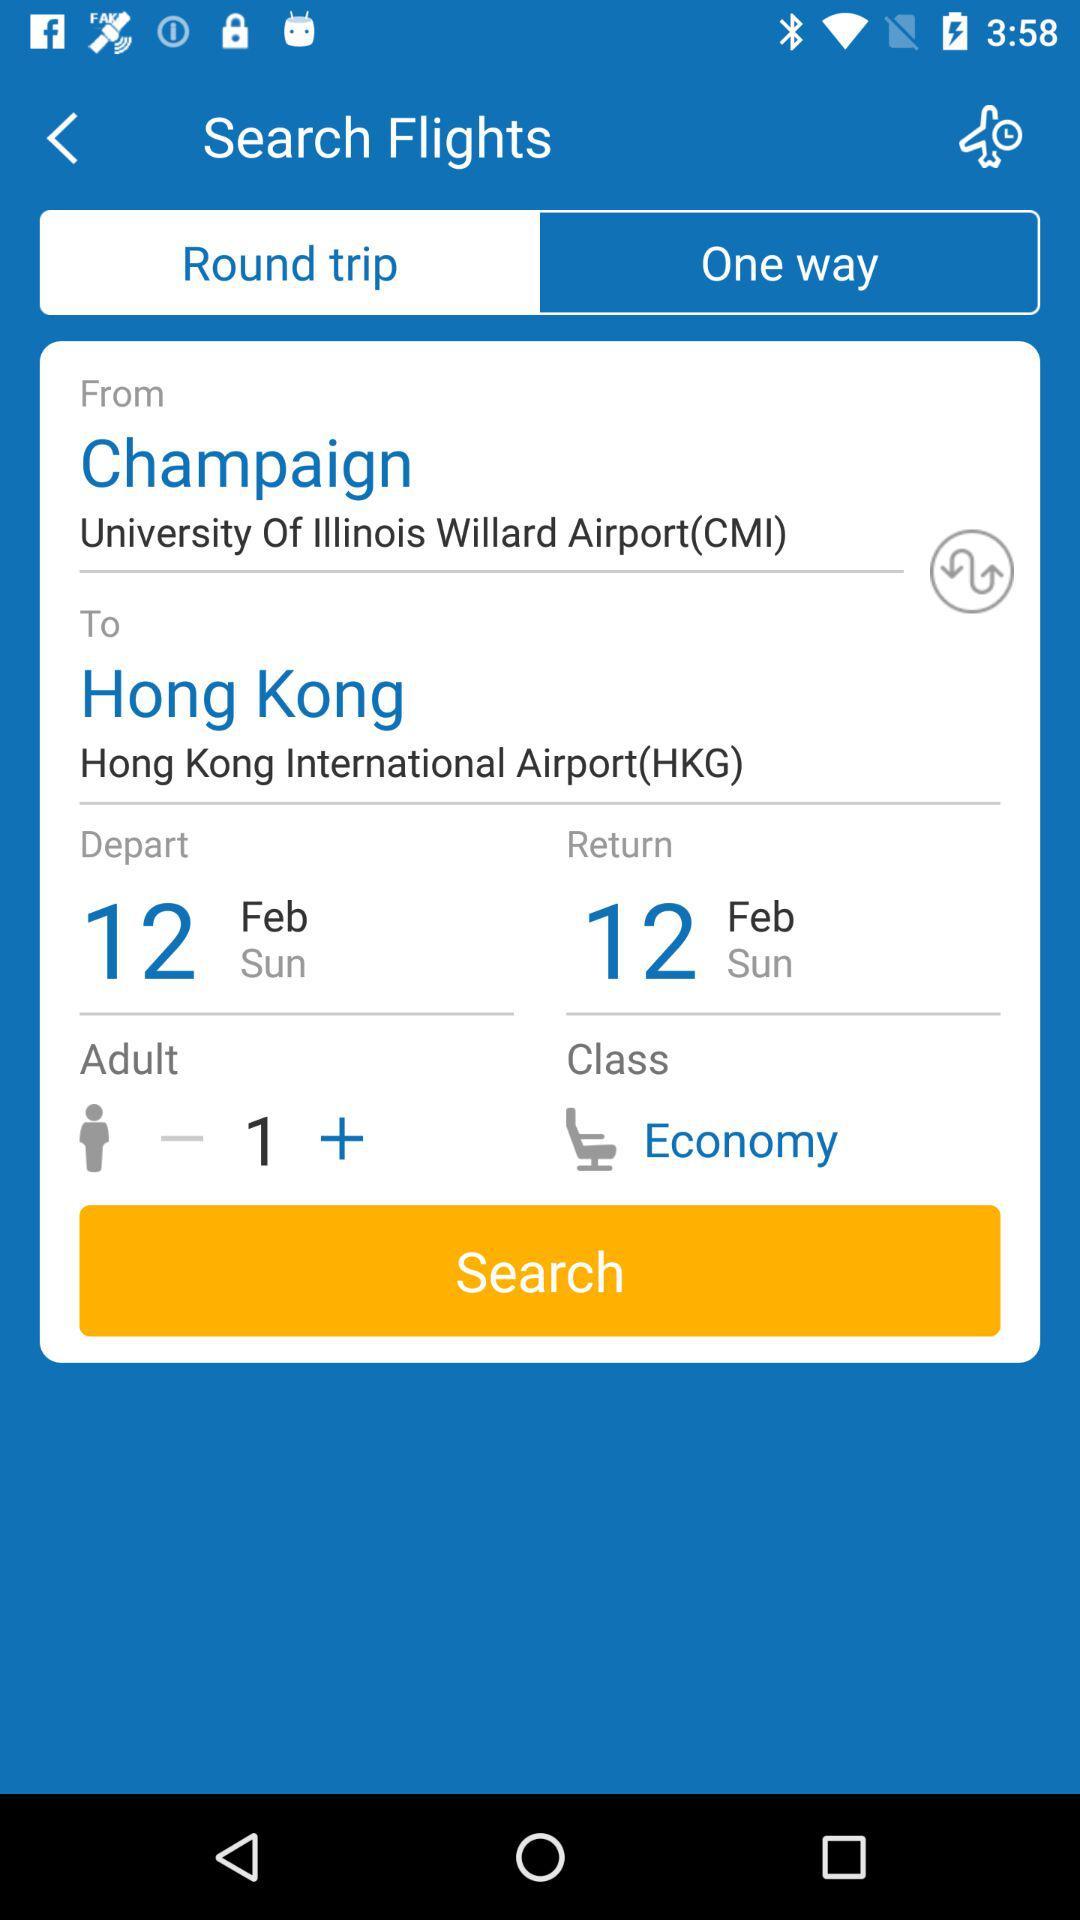 Image resolution: width=1080 pixels, height=1920 pixels. Describe the element at coordinates (971, 570) in the screenshot. I see `reverse locations` at that location.